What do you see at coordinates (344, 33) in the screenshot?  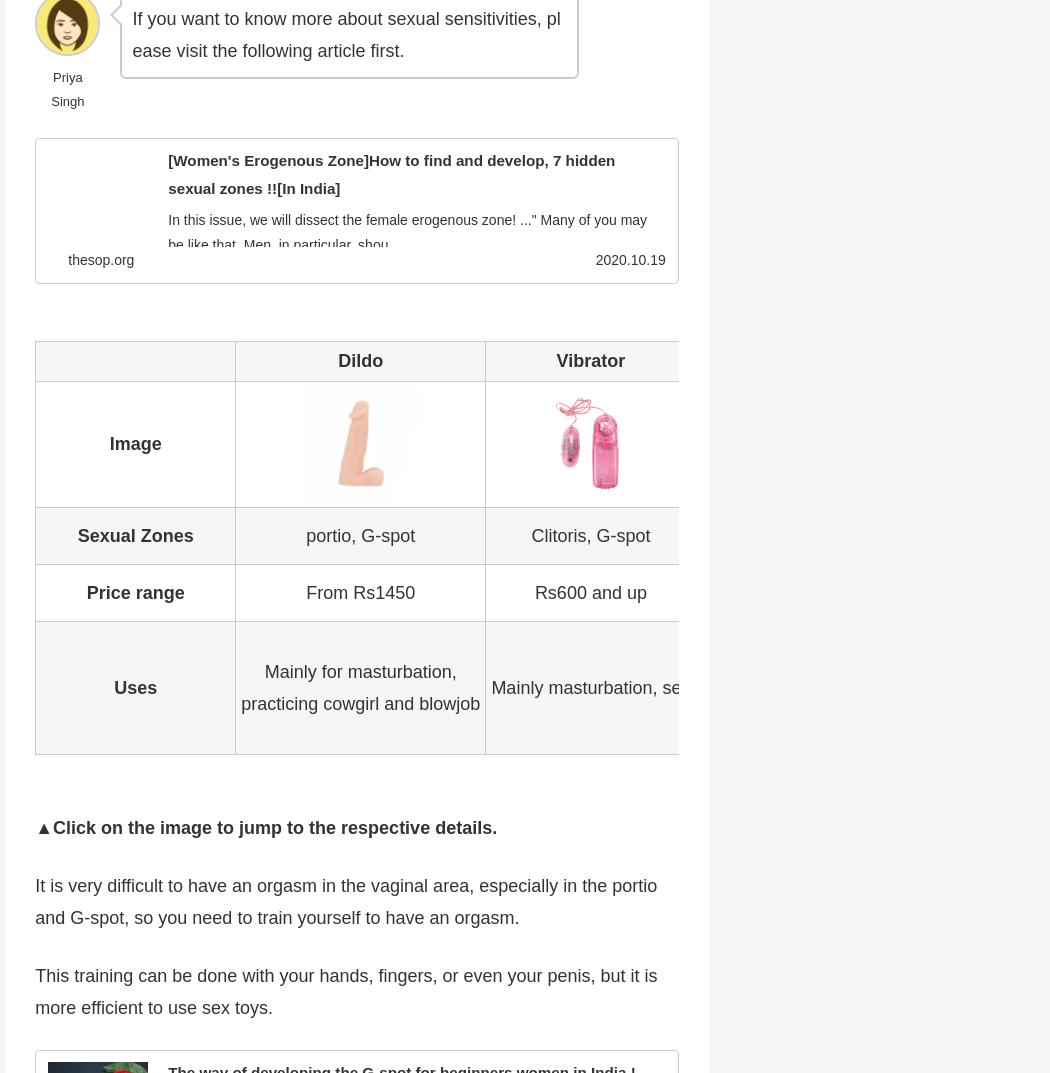 I see `'If you want to know more about sexual sensitivities, please visit the following article first.'` at bounding box center [344, 33].